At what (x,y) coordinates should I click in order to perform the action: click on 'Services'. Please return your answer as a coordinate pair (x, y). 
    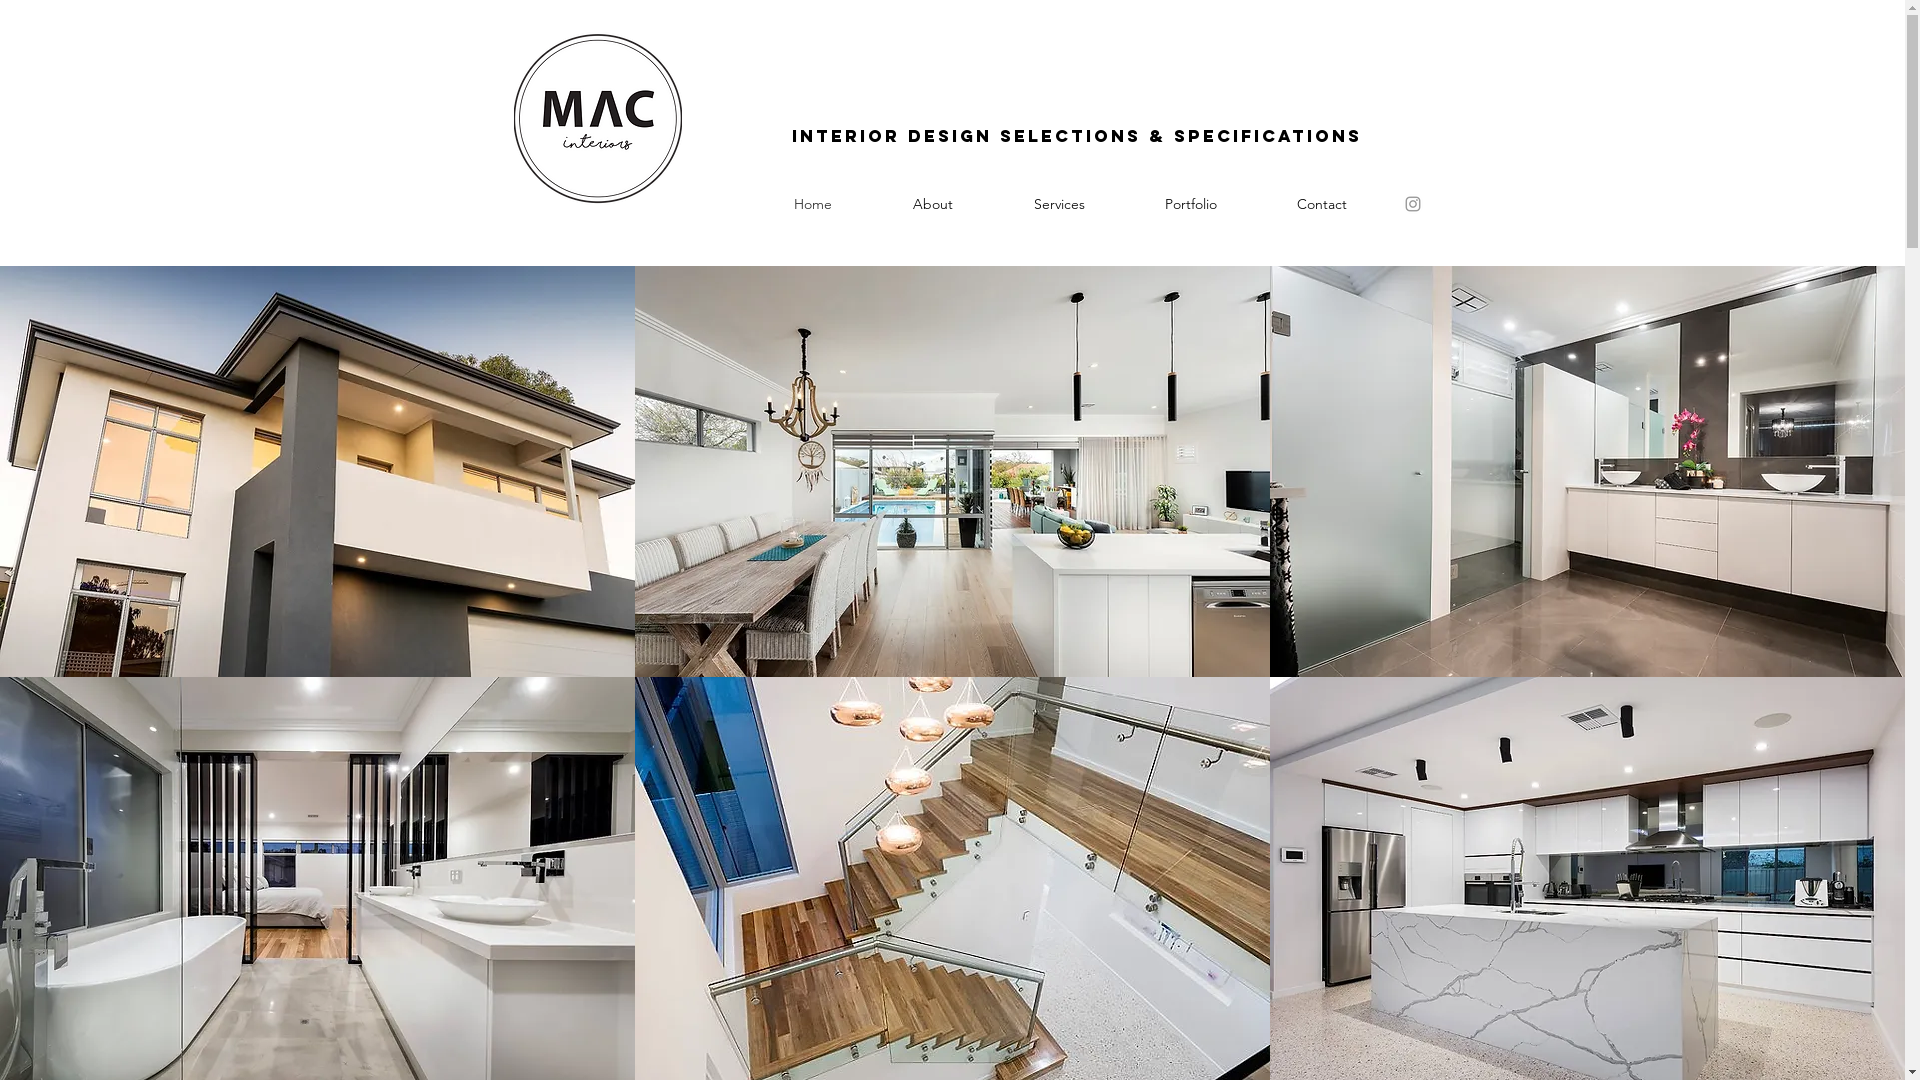
    Looking at the image, I should click on (993, 204).